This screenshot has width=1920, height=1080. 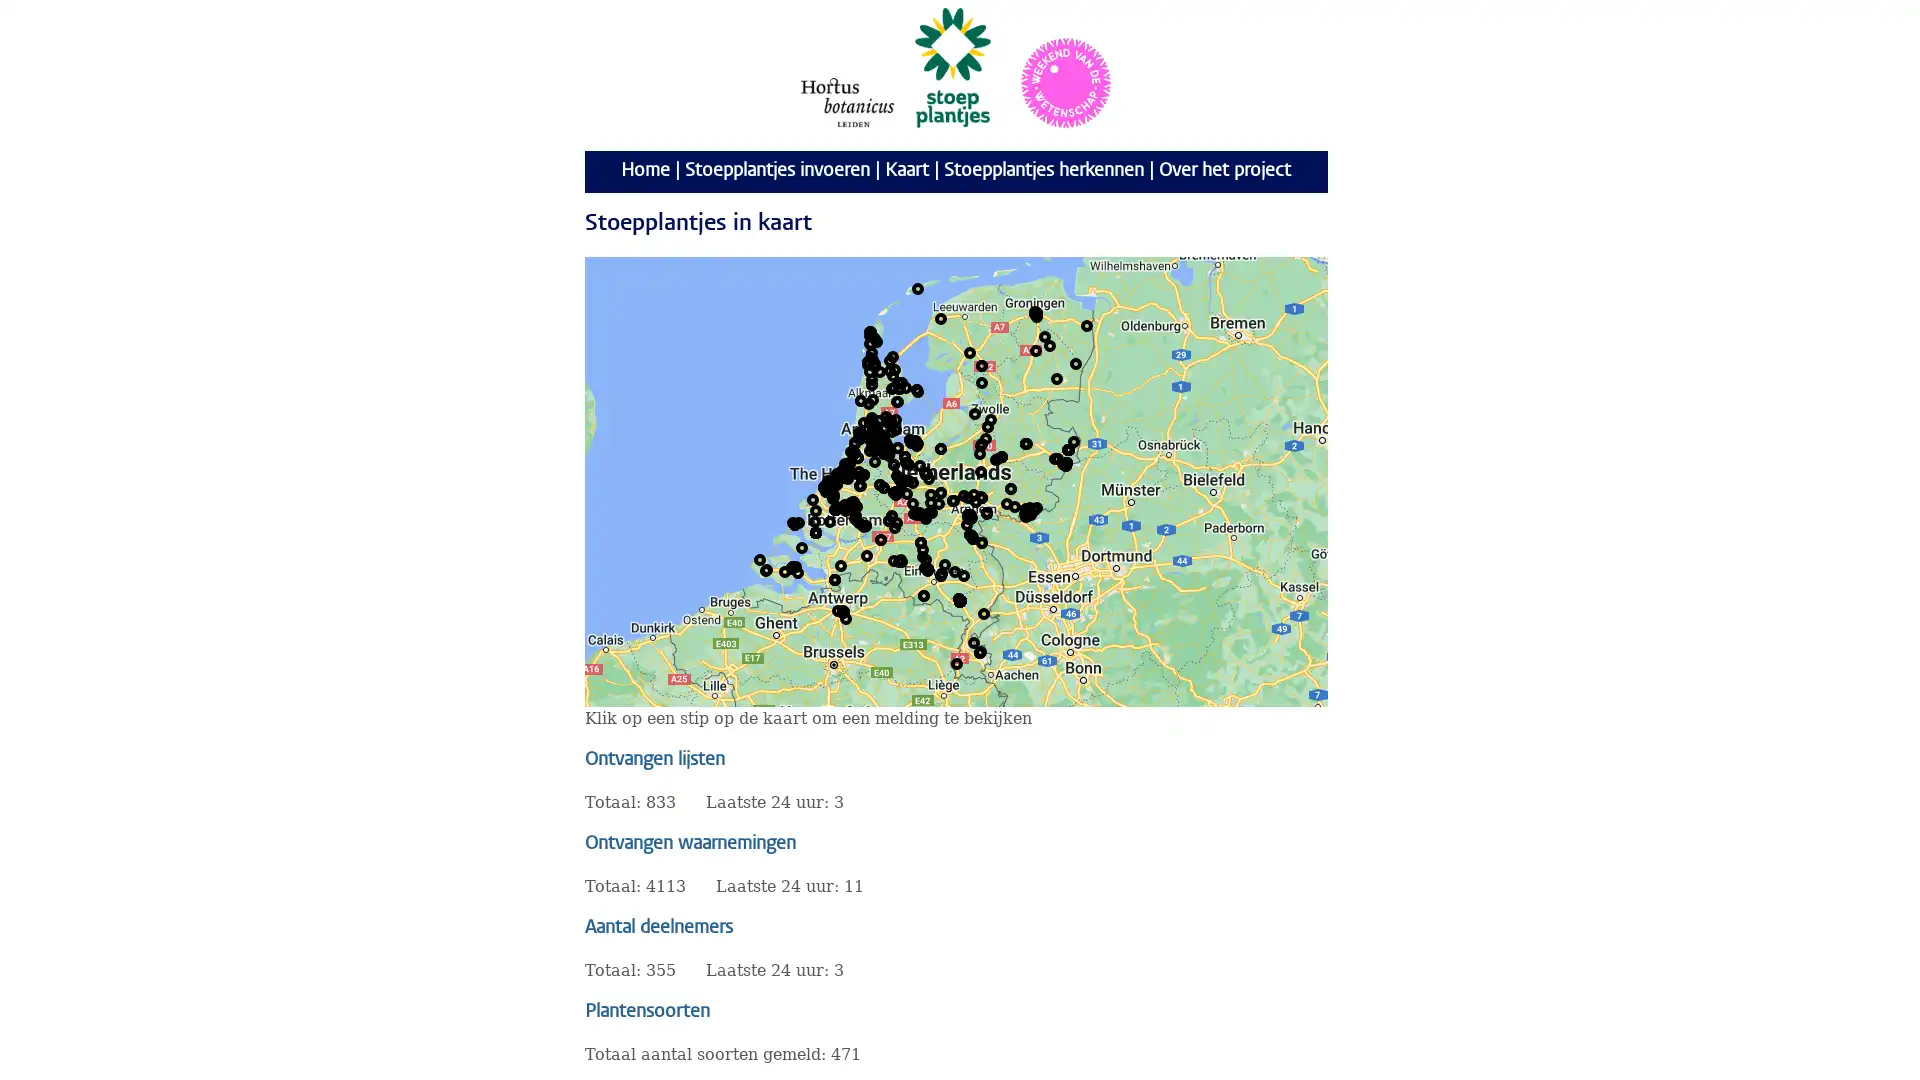 What do you see at coordinates (982, 365) in the screenshot?
I see `Telling van Plantje op 07 mei 2022` at bounding box center [982, 365].